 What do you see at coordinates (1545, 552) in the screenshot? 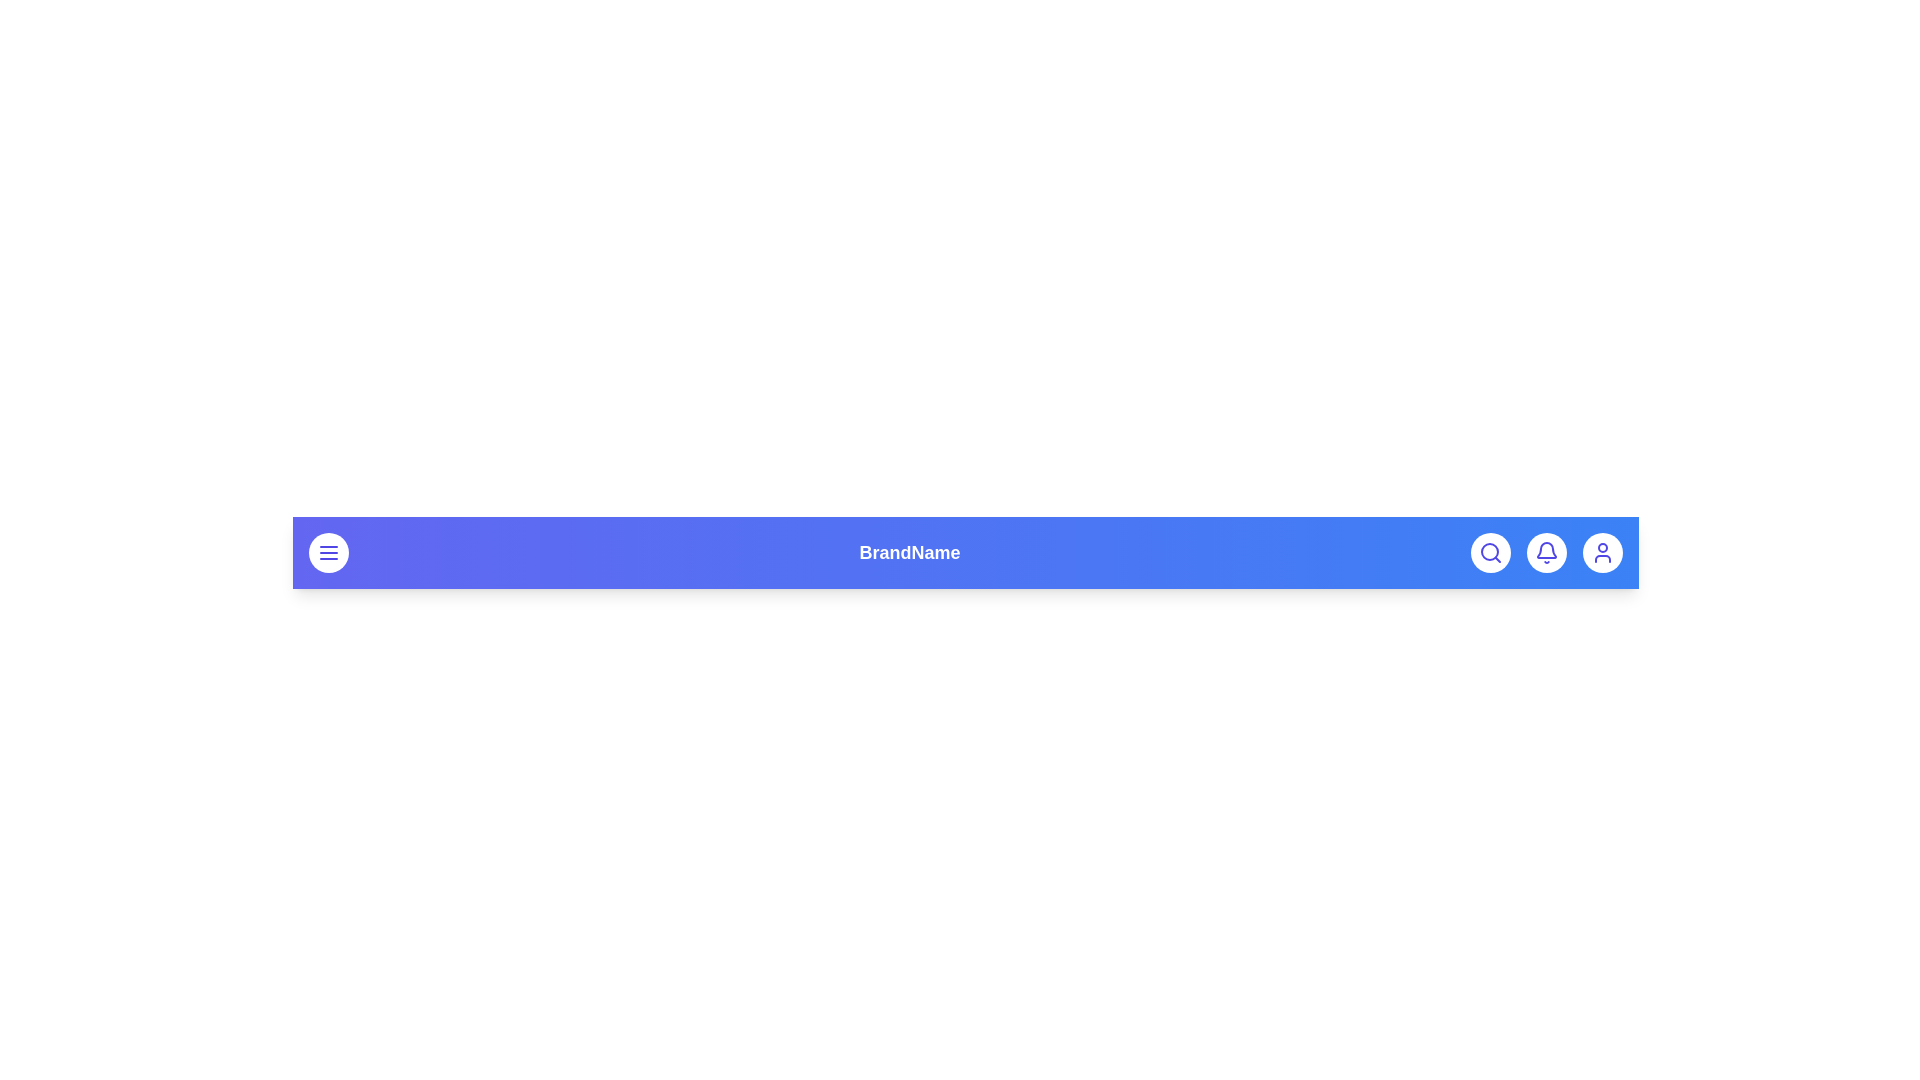
I see `the bell button to trigger a notification-related action` at bounding box center [1545, 552].